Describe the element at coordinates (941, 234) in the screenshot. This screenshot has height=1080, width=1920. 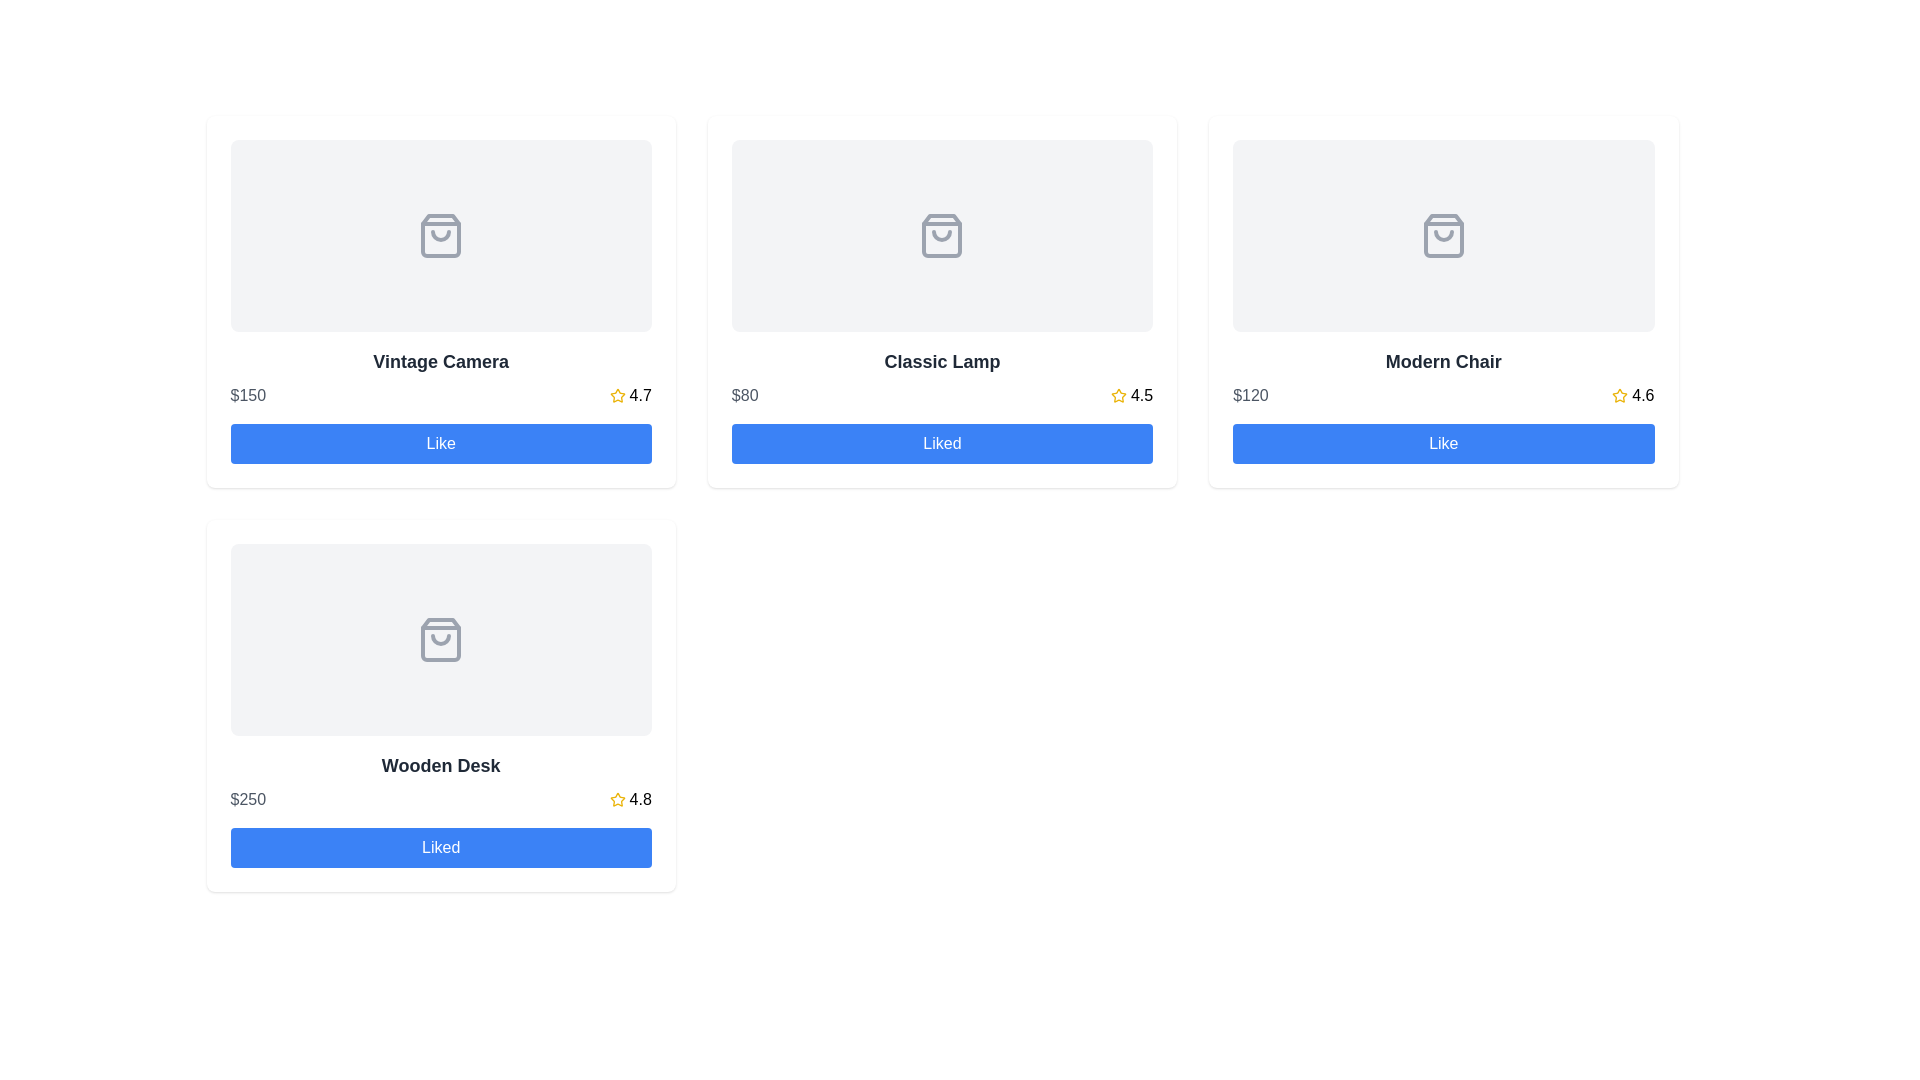
I see `the shopping-related icon located in the 'Classic Lamp' card in the second column of the top row, which is centered within the light gray area at the top of the card` at that location.